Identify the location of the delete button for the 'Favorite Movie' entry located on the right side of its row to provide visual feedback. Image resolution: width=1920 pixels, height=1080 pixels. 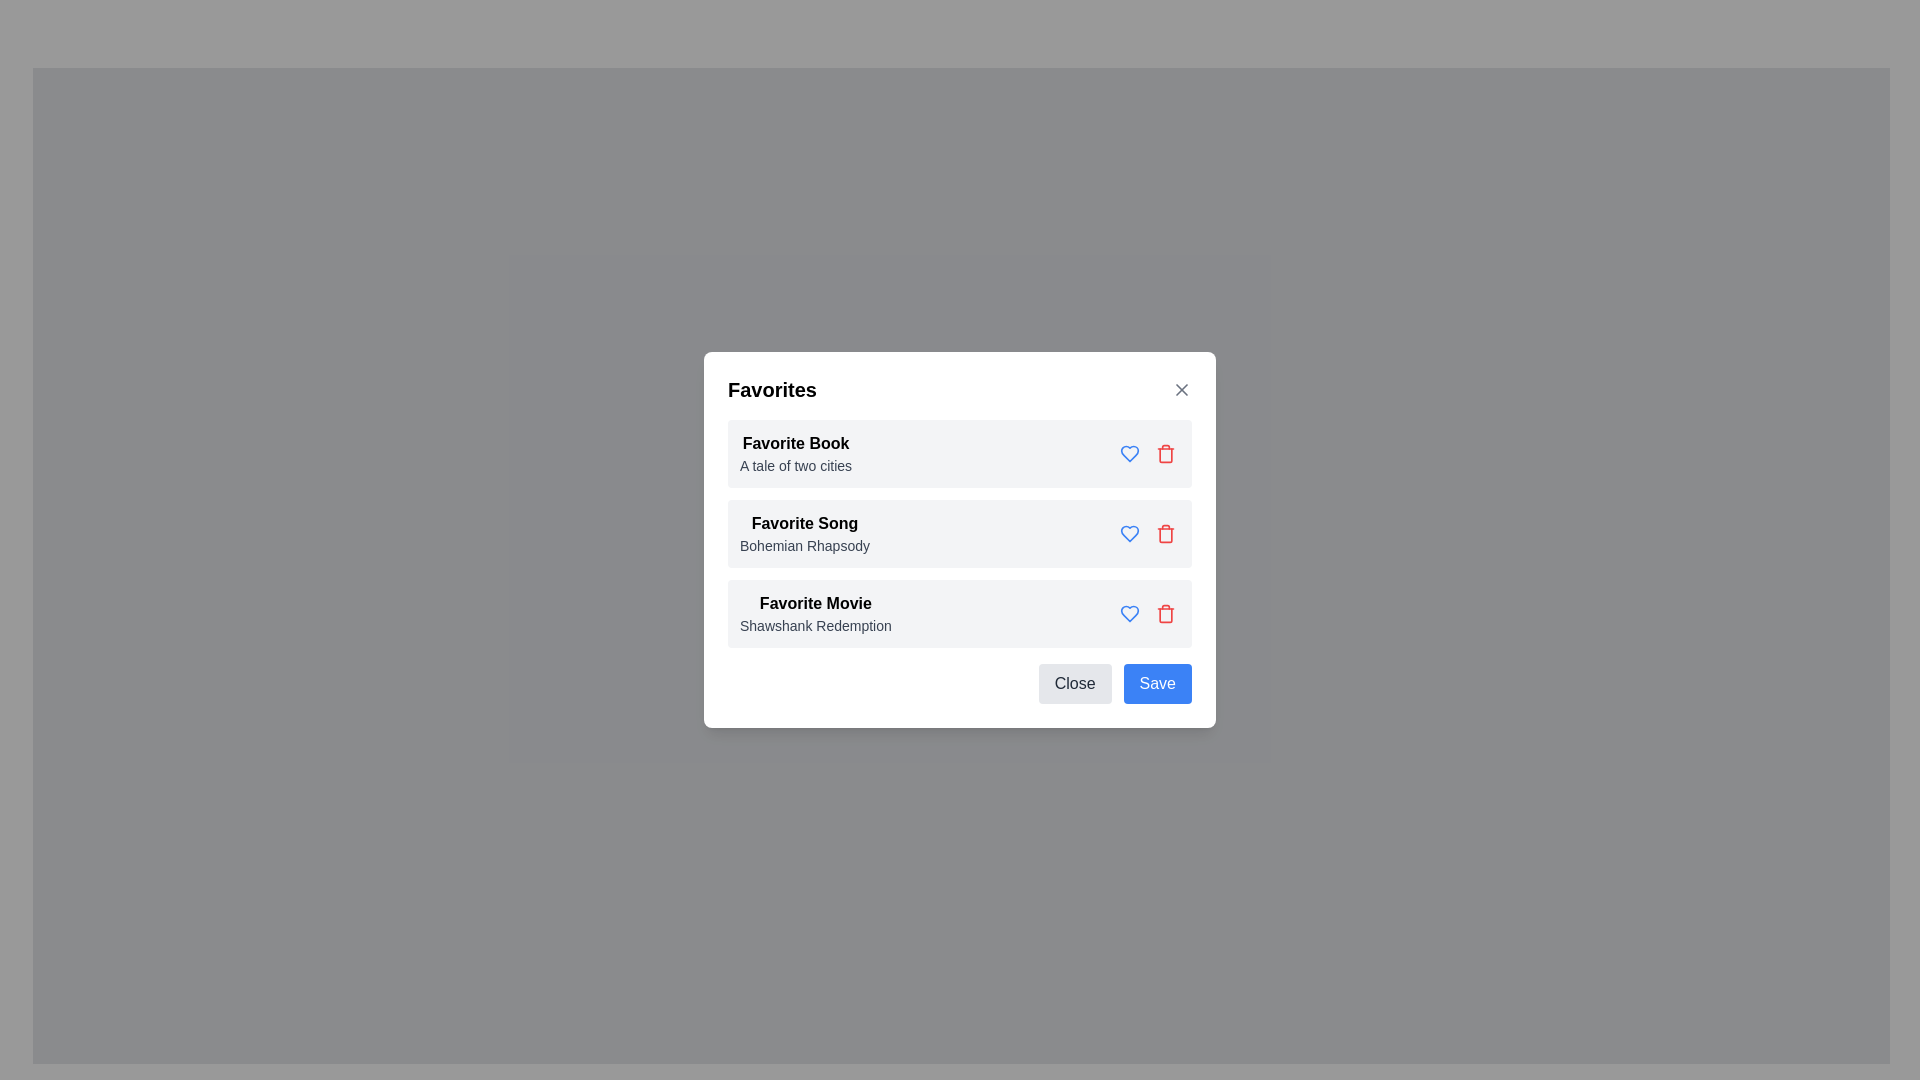
(1166, 612).